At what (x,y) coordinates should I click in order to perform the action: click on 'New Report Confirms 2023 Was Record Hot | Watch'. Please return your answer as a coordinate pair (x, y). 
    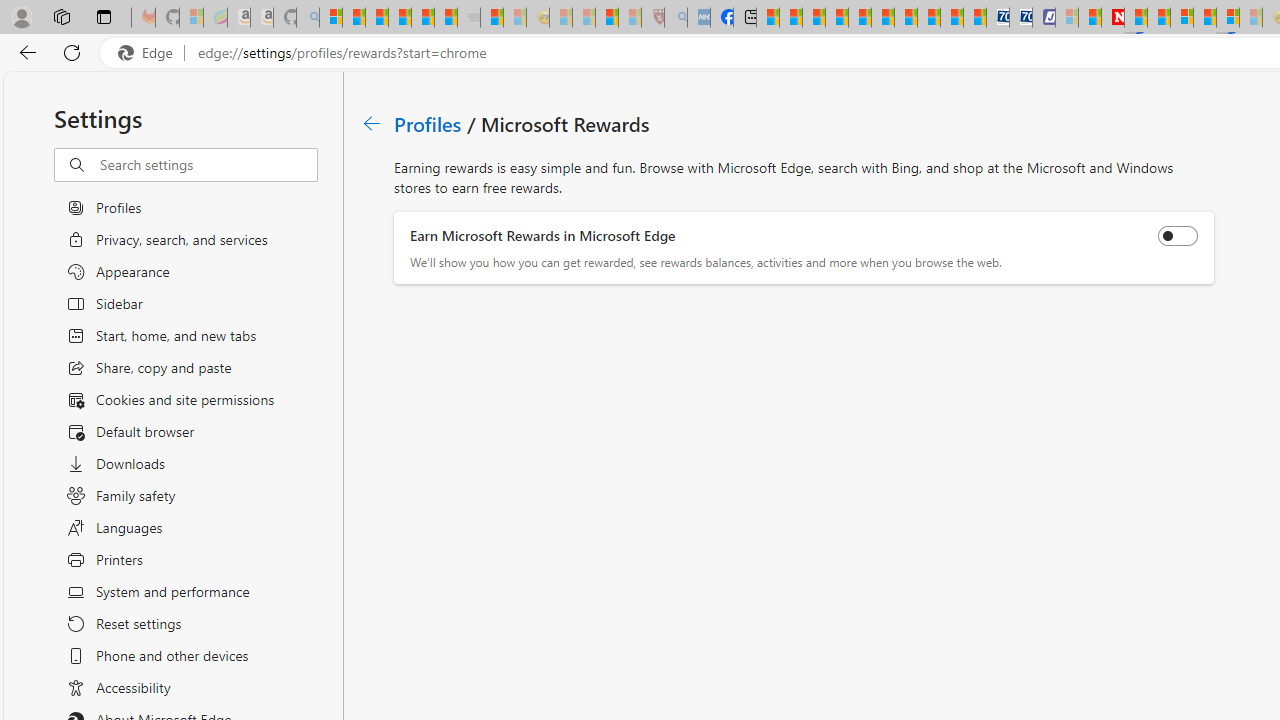
    Looking at the image, I should click on (422, 17).